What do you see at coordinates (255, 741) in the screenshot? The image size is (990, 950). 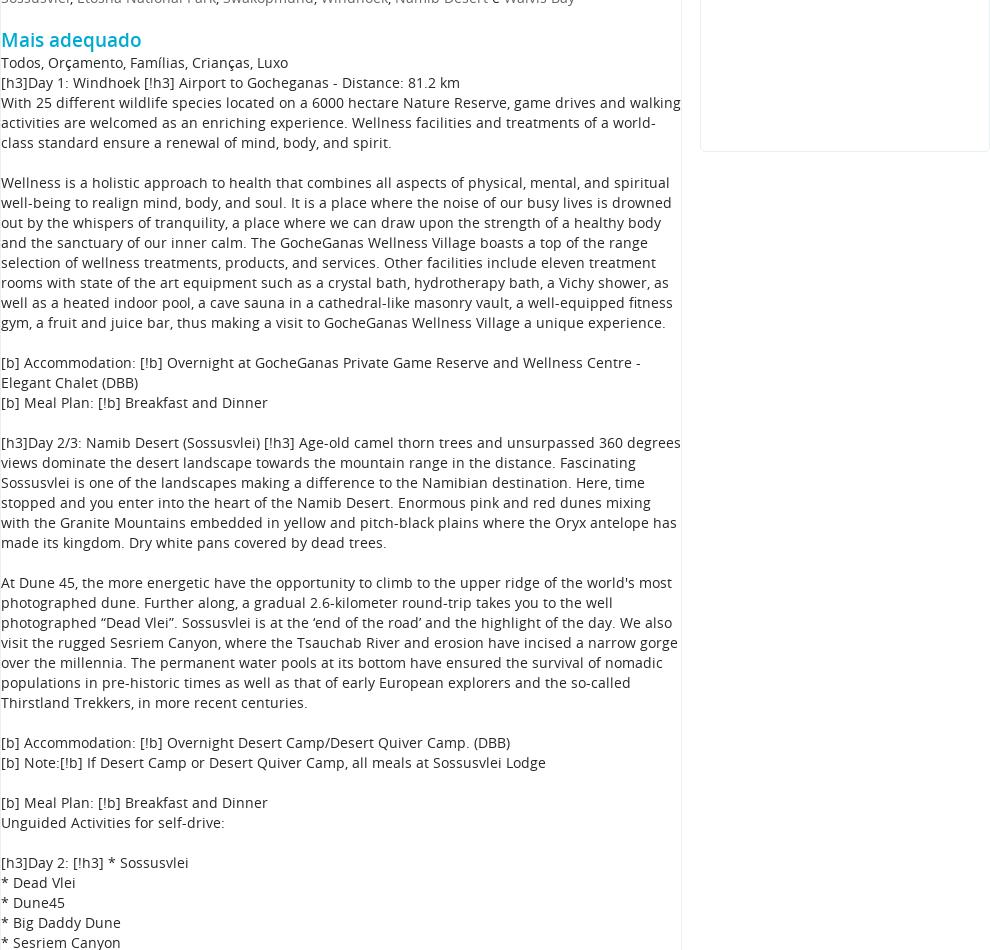 I see `'[b] Accommodation: [!b] Overnight Desert Camp/Desert Quiver Camp. (DBB)'` at bounding box center [255, 741].